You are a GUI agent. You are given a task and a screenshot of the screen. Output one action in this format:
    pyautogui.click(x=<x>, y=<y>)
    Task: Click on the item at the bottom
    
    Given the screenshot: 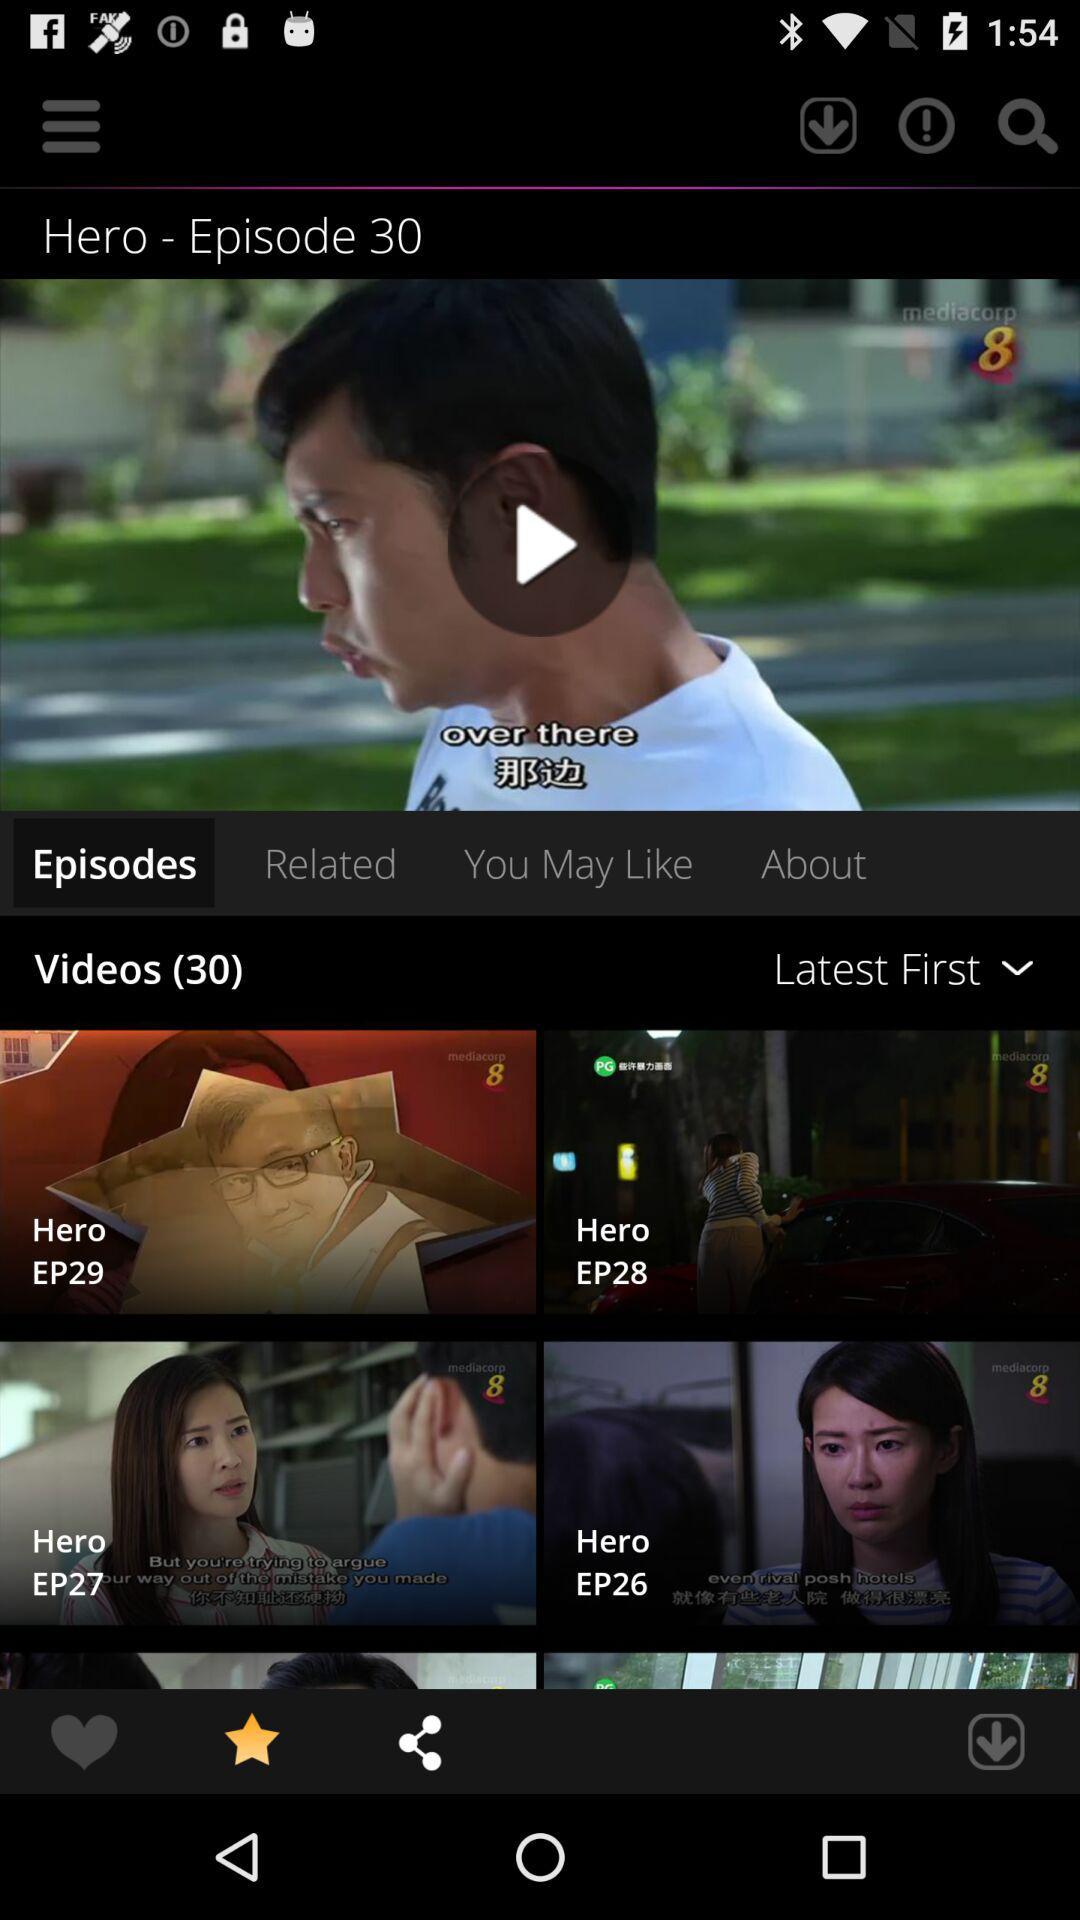 What is the action you would take?
    pyautogui.click(x=419, y=1740)
    